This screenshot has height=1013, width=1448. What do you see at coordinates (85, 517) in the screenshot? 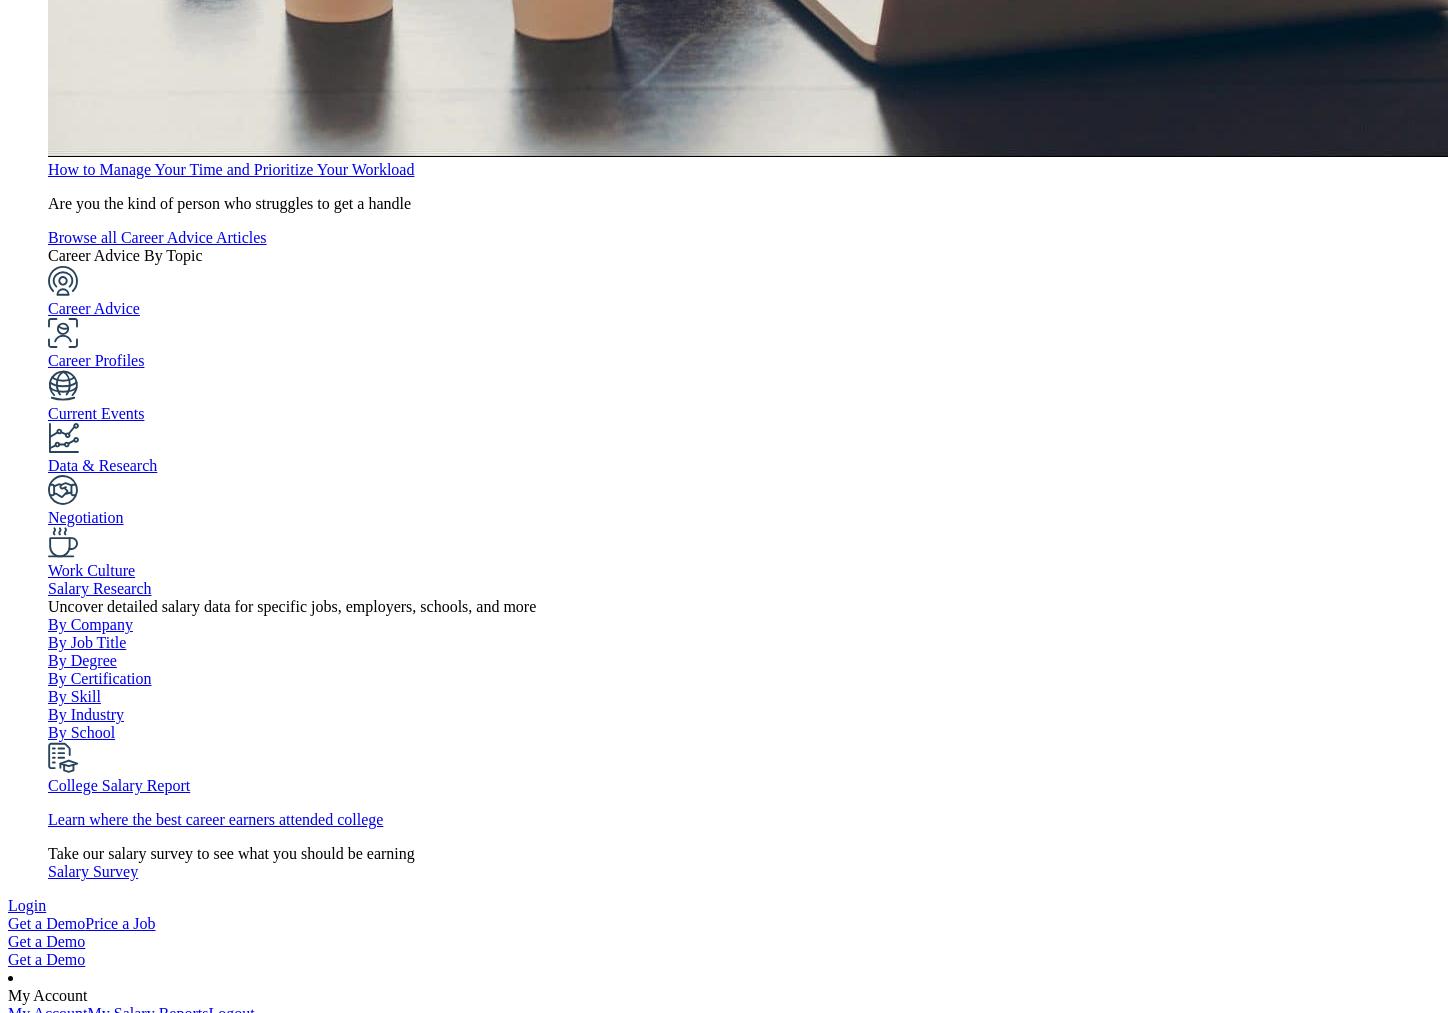
I see `'Negotiation'` at bounding box center [85, 517].